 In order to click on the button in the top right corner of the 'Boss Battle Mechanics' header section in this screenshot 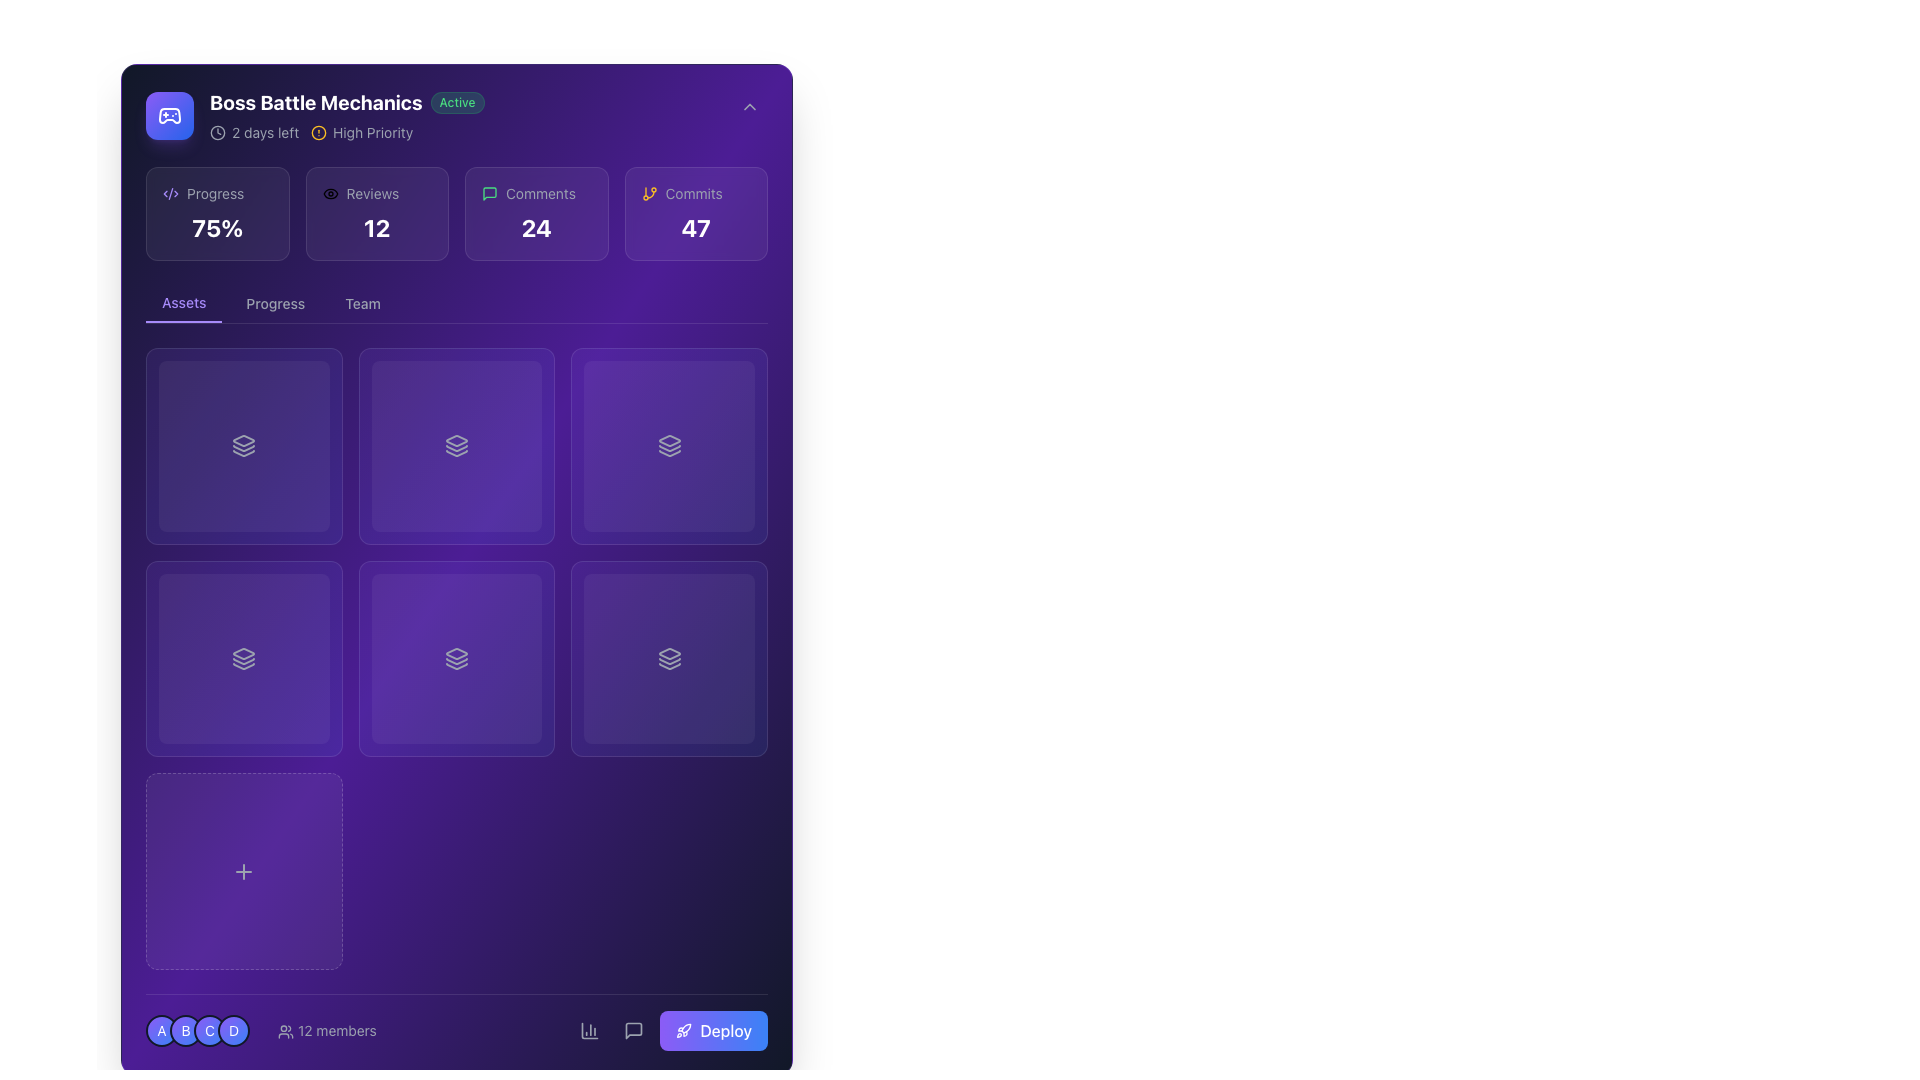, I will do `click(748, 107)`.